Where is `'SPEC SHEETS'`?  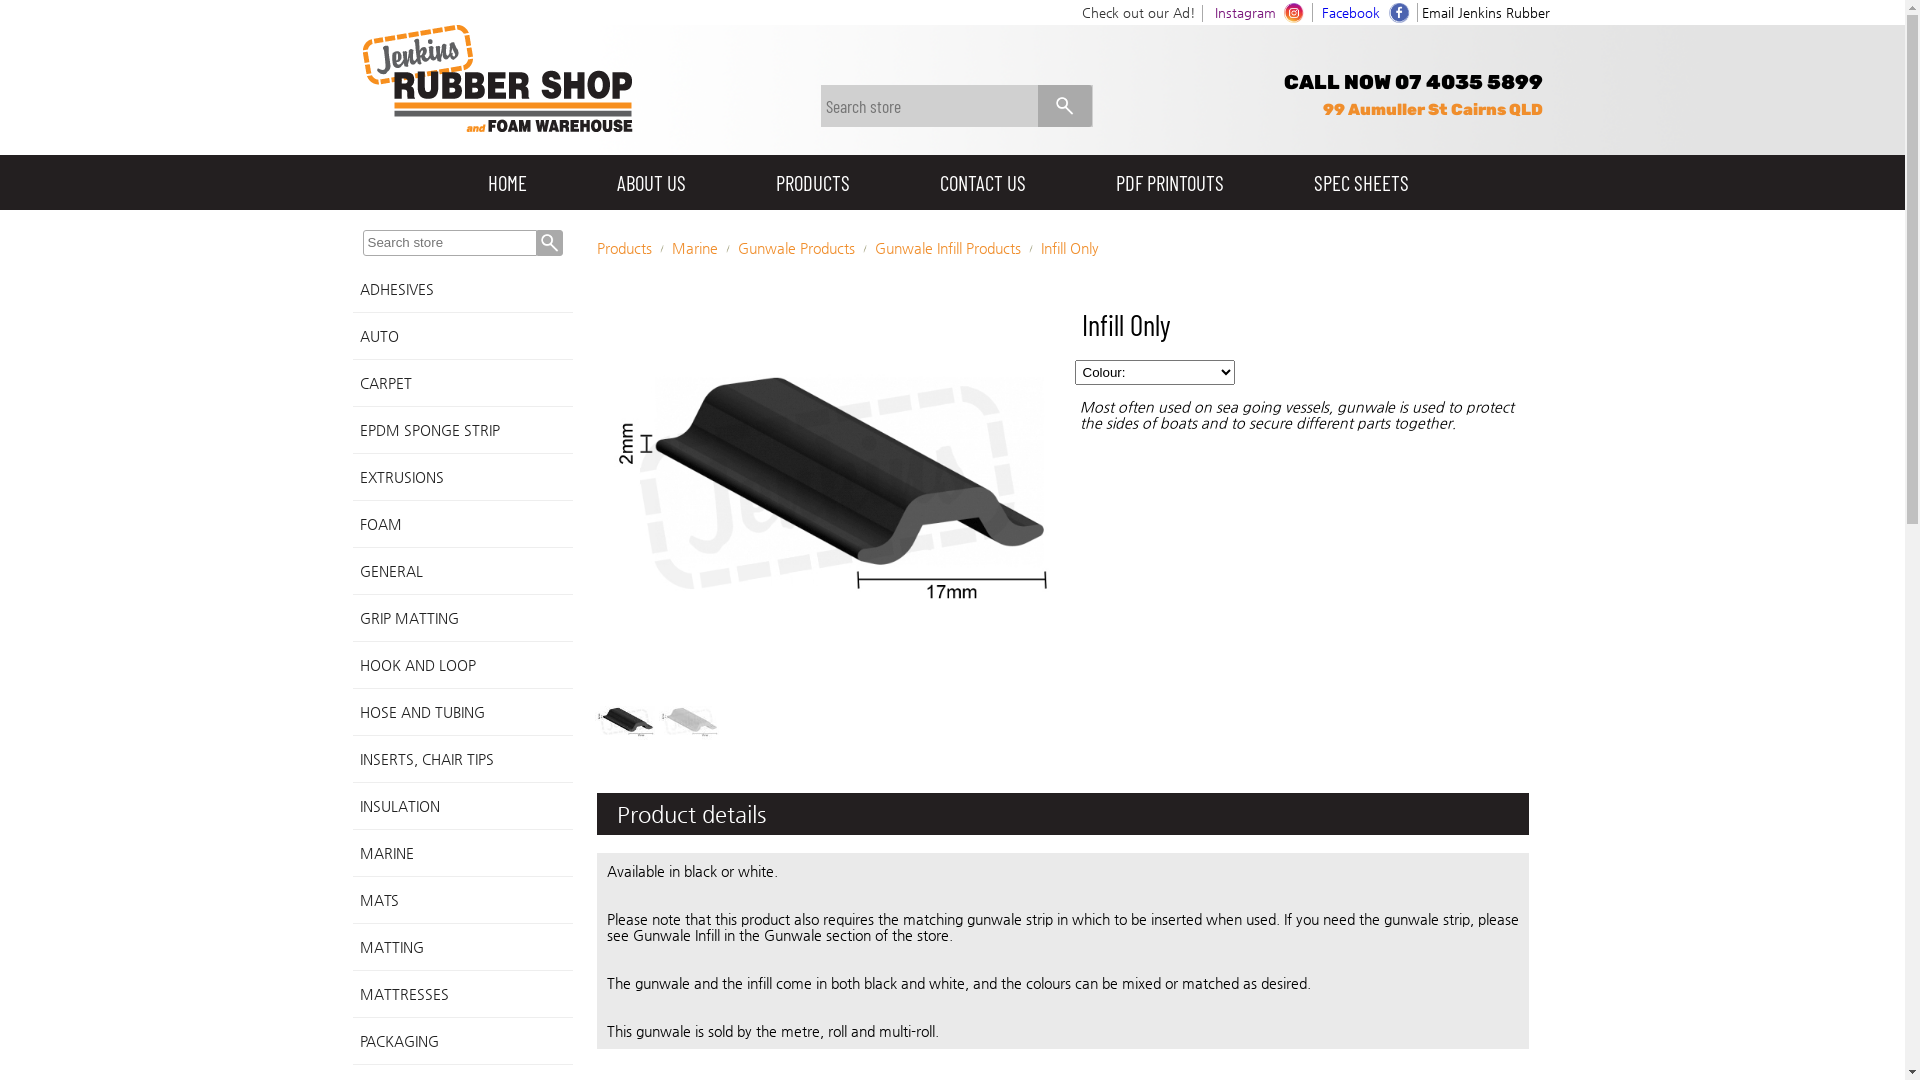 'SPEC SHEETS' is located at coordinates (1360, 182).